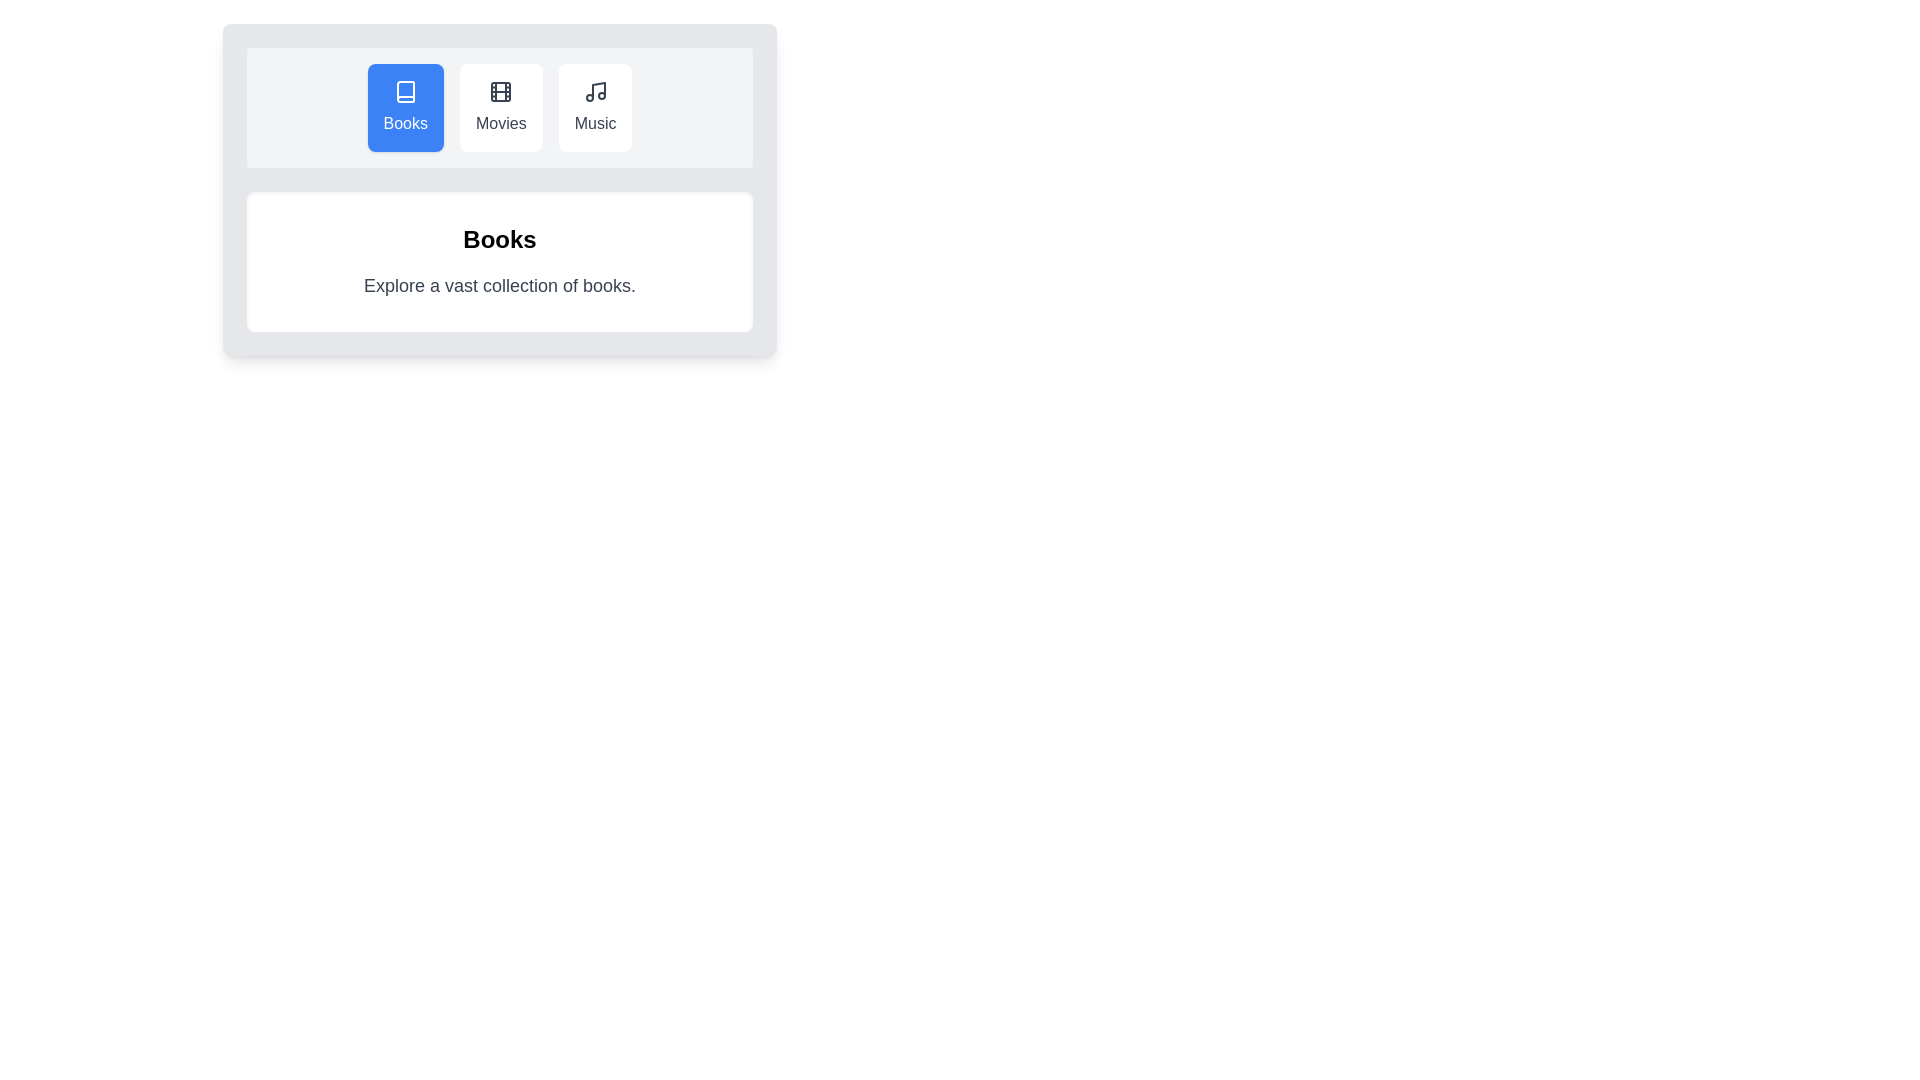 This screenshot has height=1080, width=1920. I want to click on the tab with title Books to select it, so click(403, 108).